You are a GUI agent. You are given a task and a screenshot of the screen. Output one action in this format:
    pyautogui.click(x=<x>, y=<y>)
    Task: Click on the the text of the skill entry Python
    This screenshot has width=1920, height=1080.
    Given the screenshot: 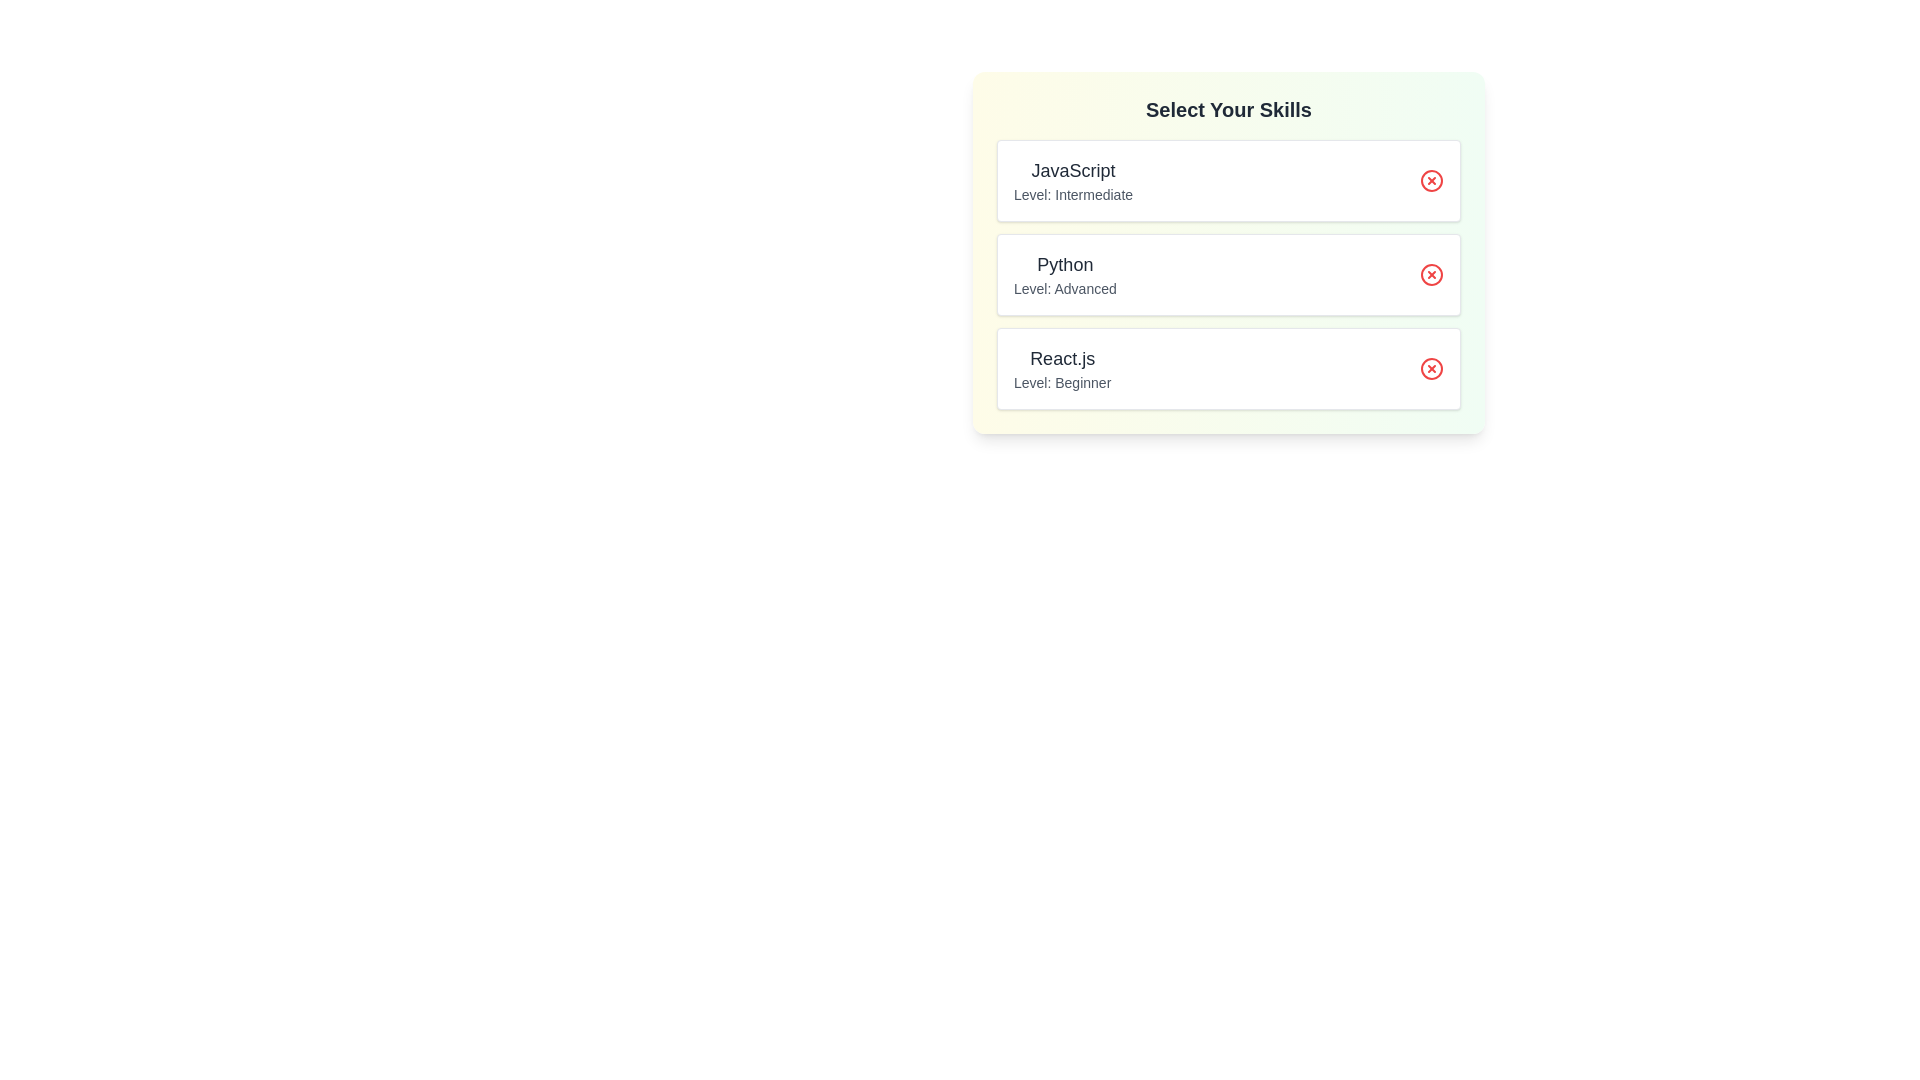 What is the action you would take?
    pyautogui.click(x=1013, y=249)
    